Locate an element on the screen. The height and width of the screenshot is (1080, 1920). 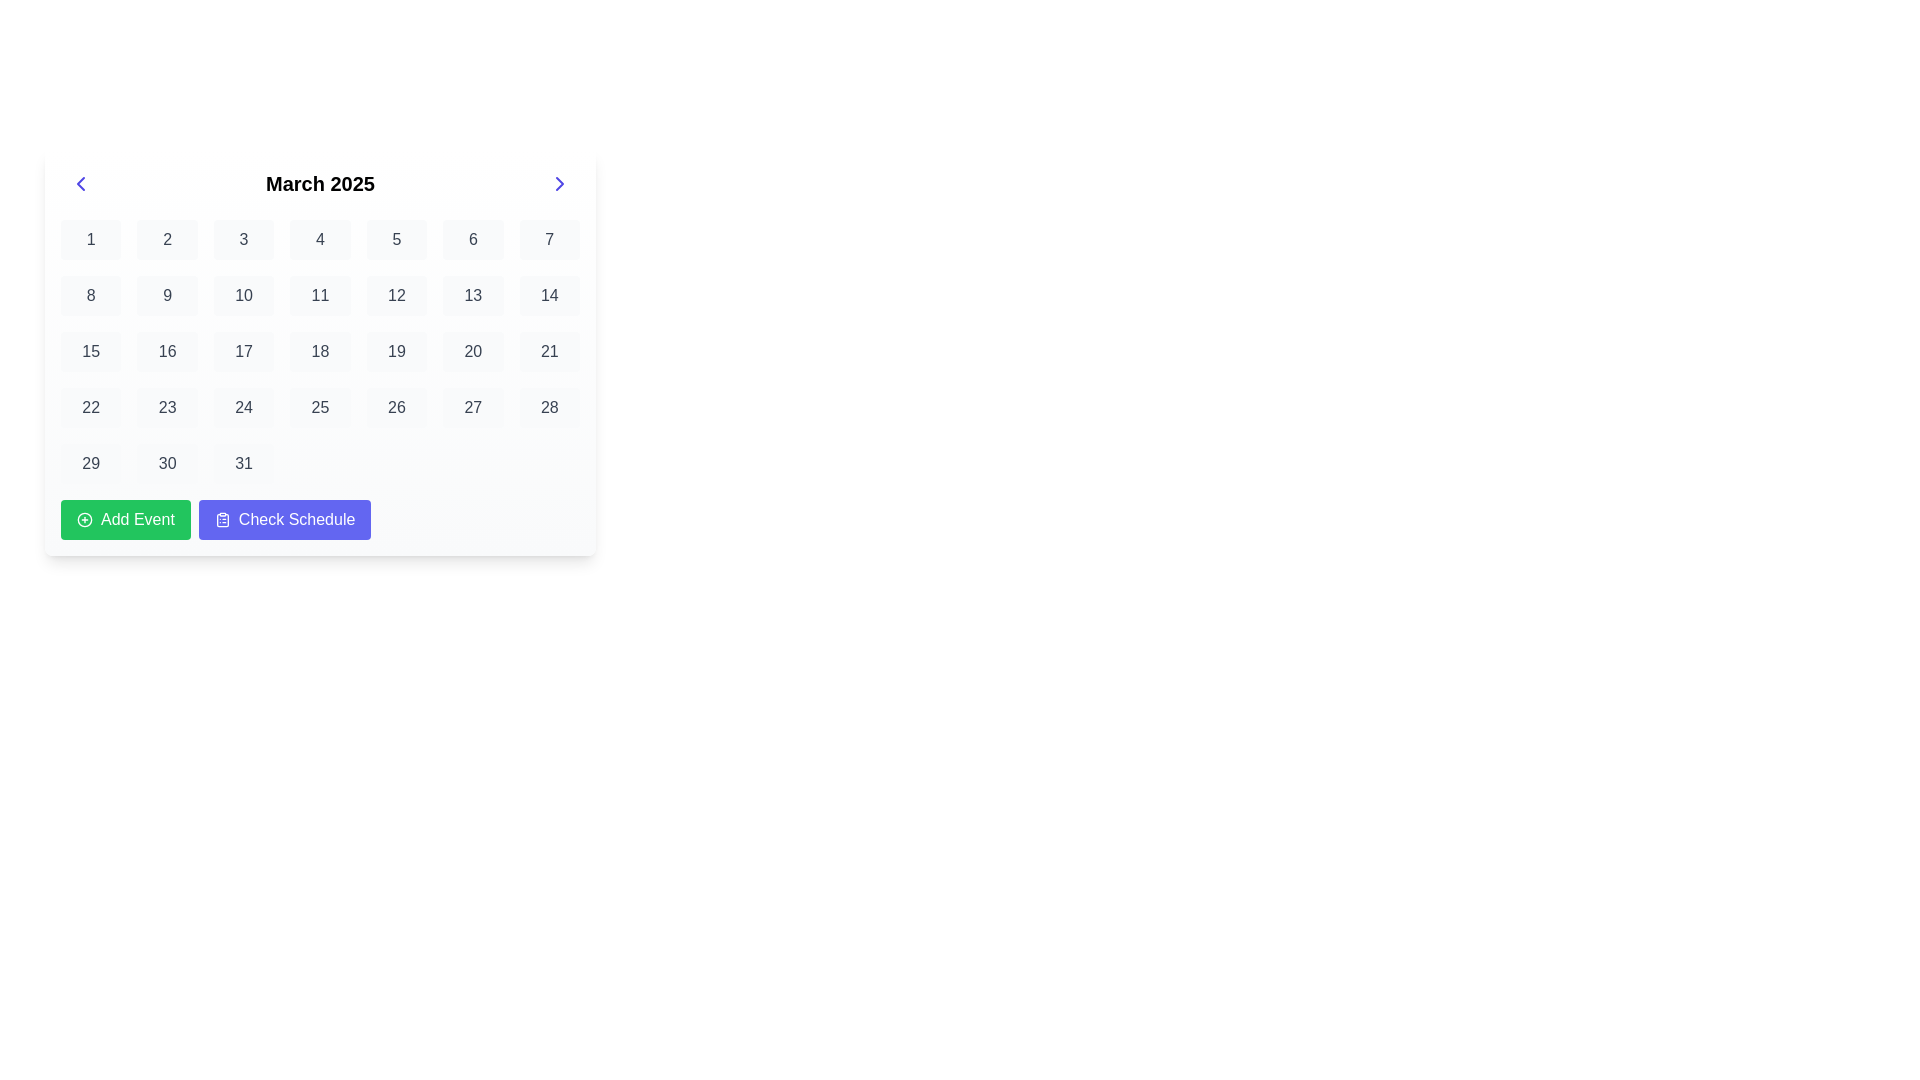
the static text element displaying the numeral '28' in the calendar for March 2025, located in the seventh column and fourth row, which darkens on hover is located at coordinates (549, 407).